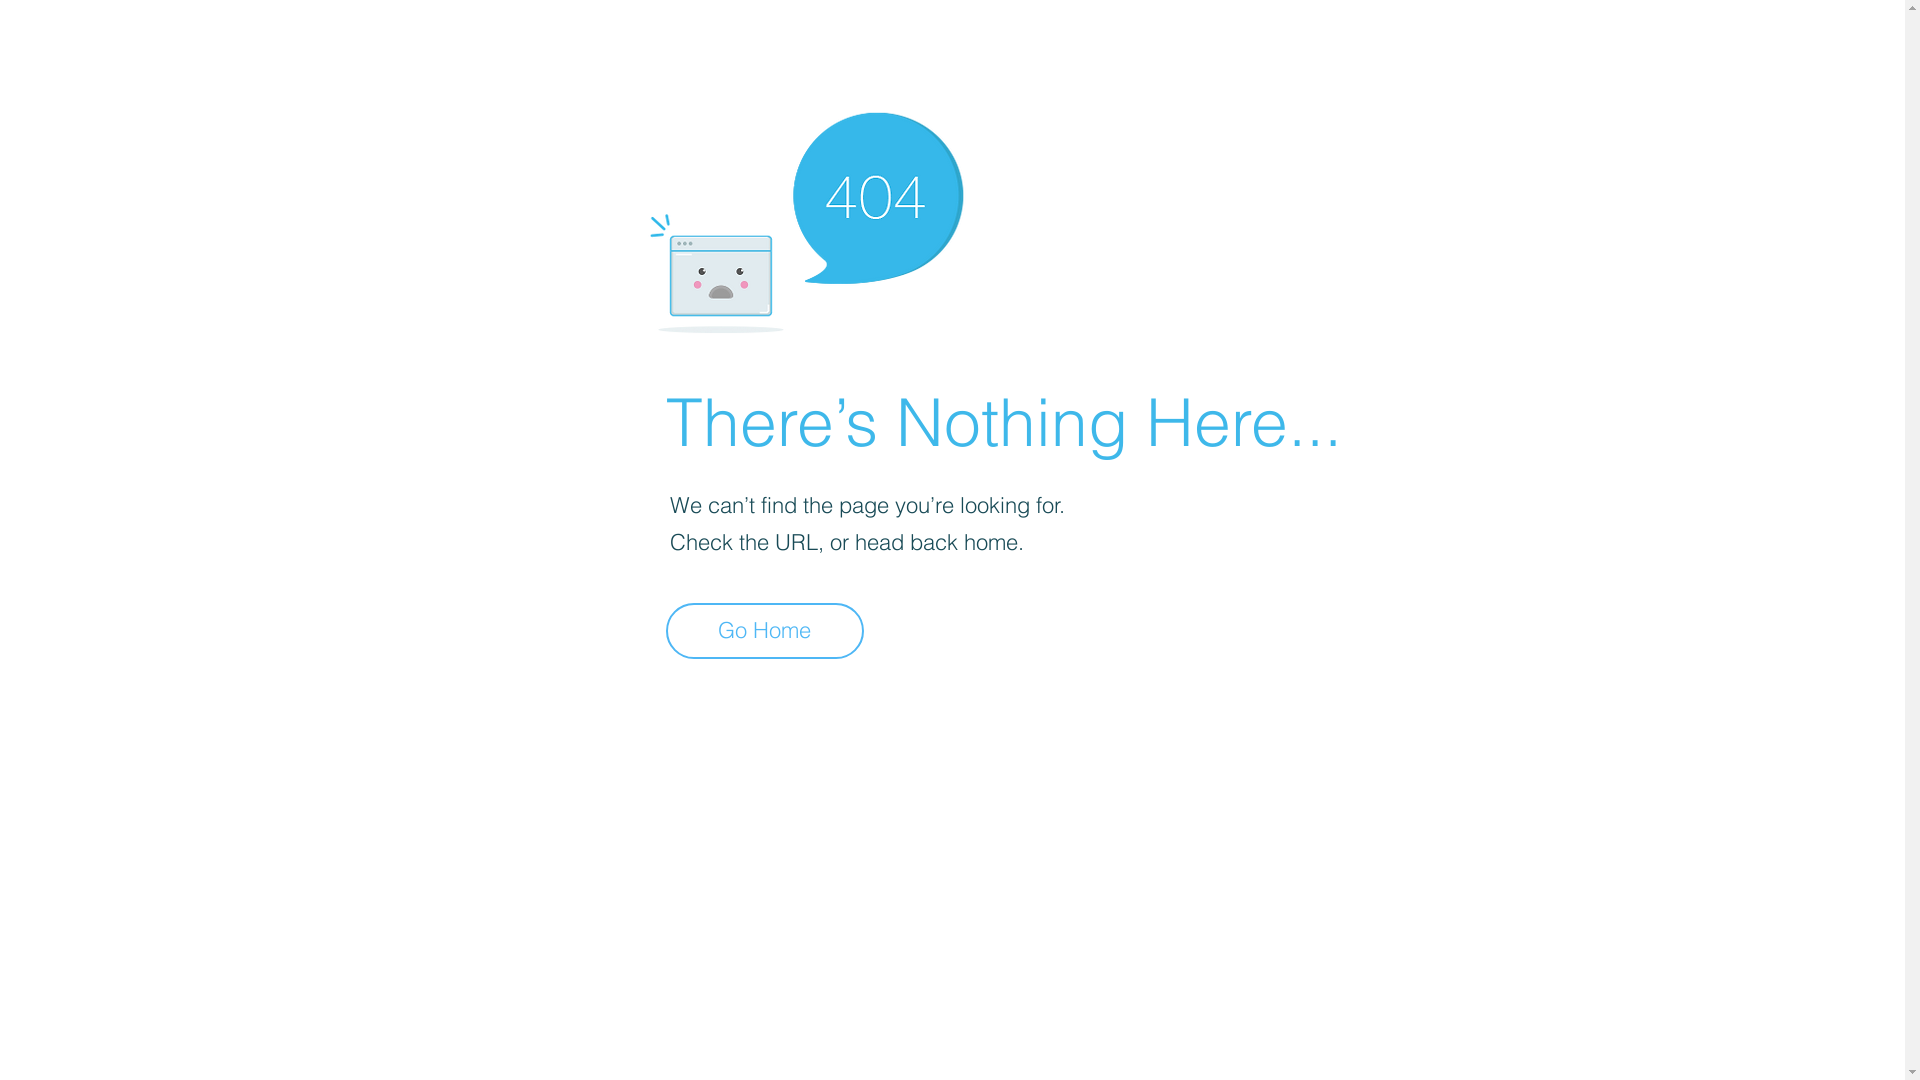 The height and width of the screenshot is (1080, 1920). What do you see at coordinates (763, 631) in the screenshot?
I see `'Go Home'` at bounding box center [763, 631].